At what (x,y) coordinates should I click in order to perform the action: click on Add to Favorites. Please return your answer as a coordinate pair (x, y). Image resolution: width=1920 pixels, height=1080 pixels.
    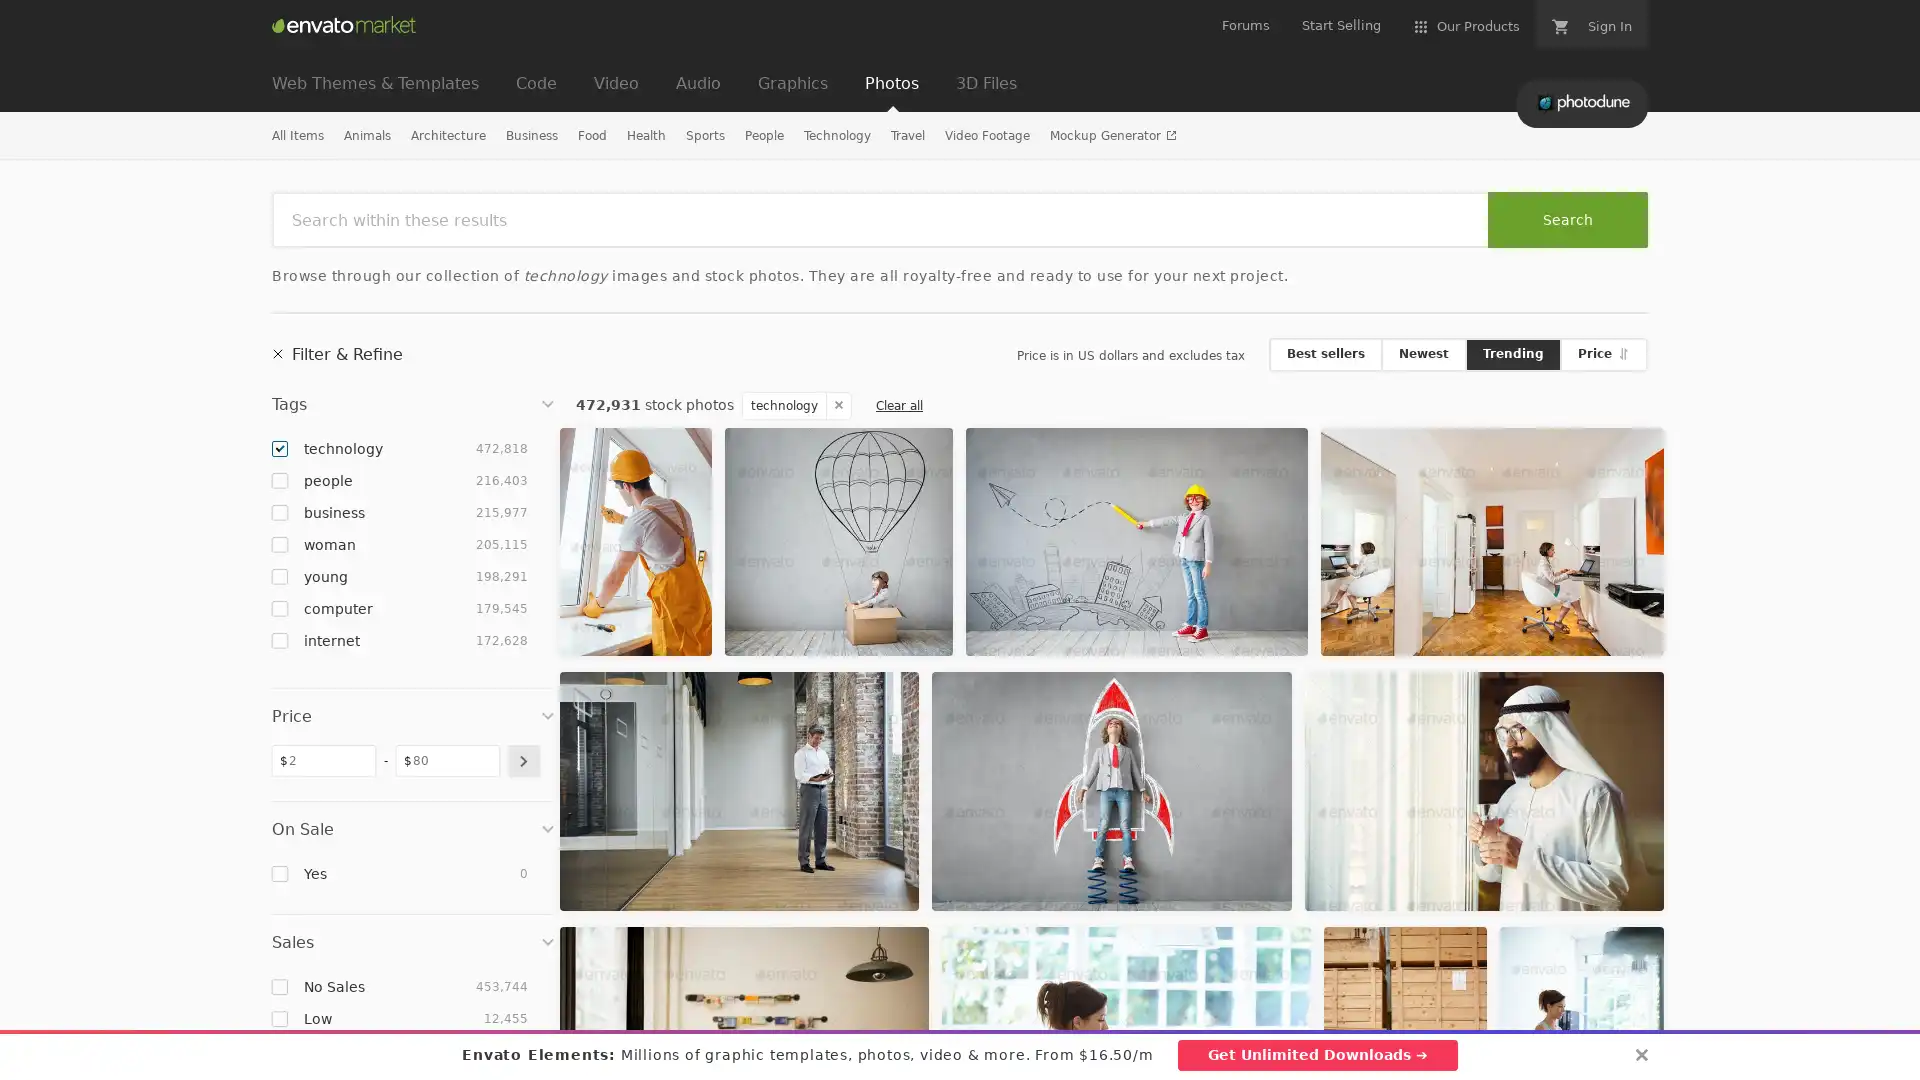
    Looking at the image, I should click on (1264, 696).